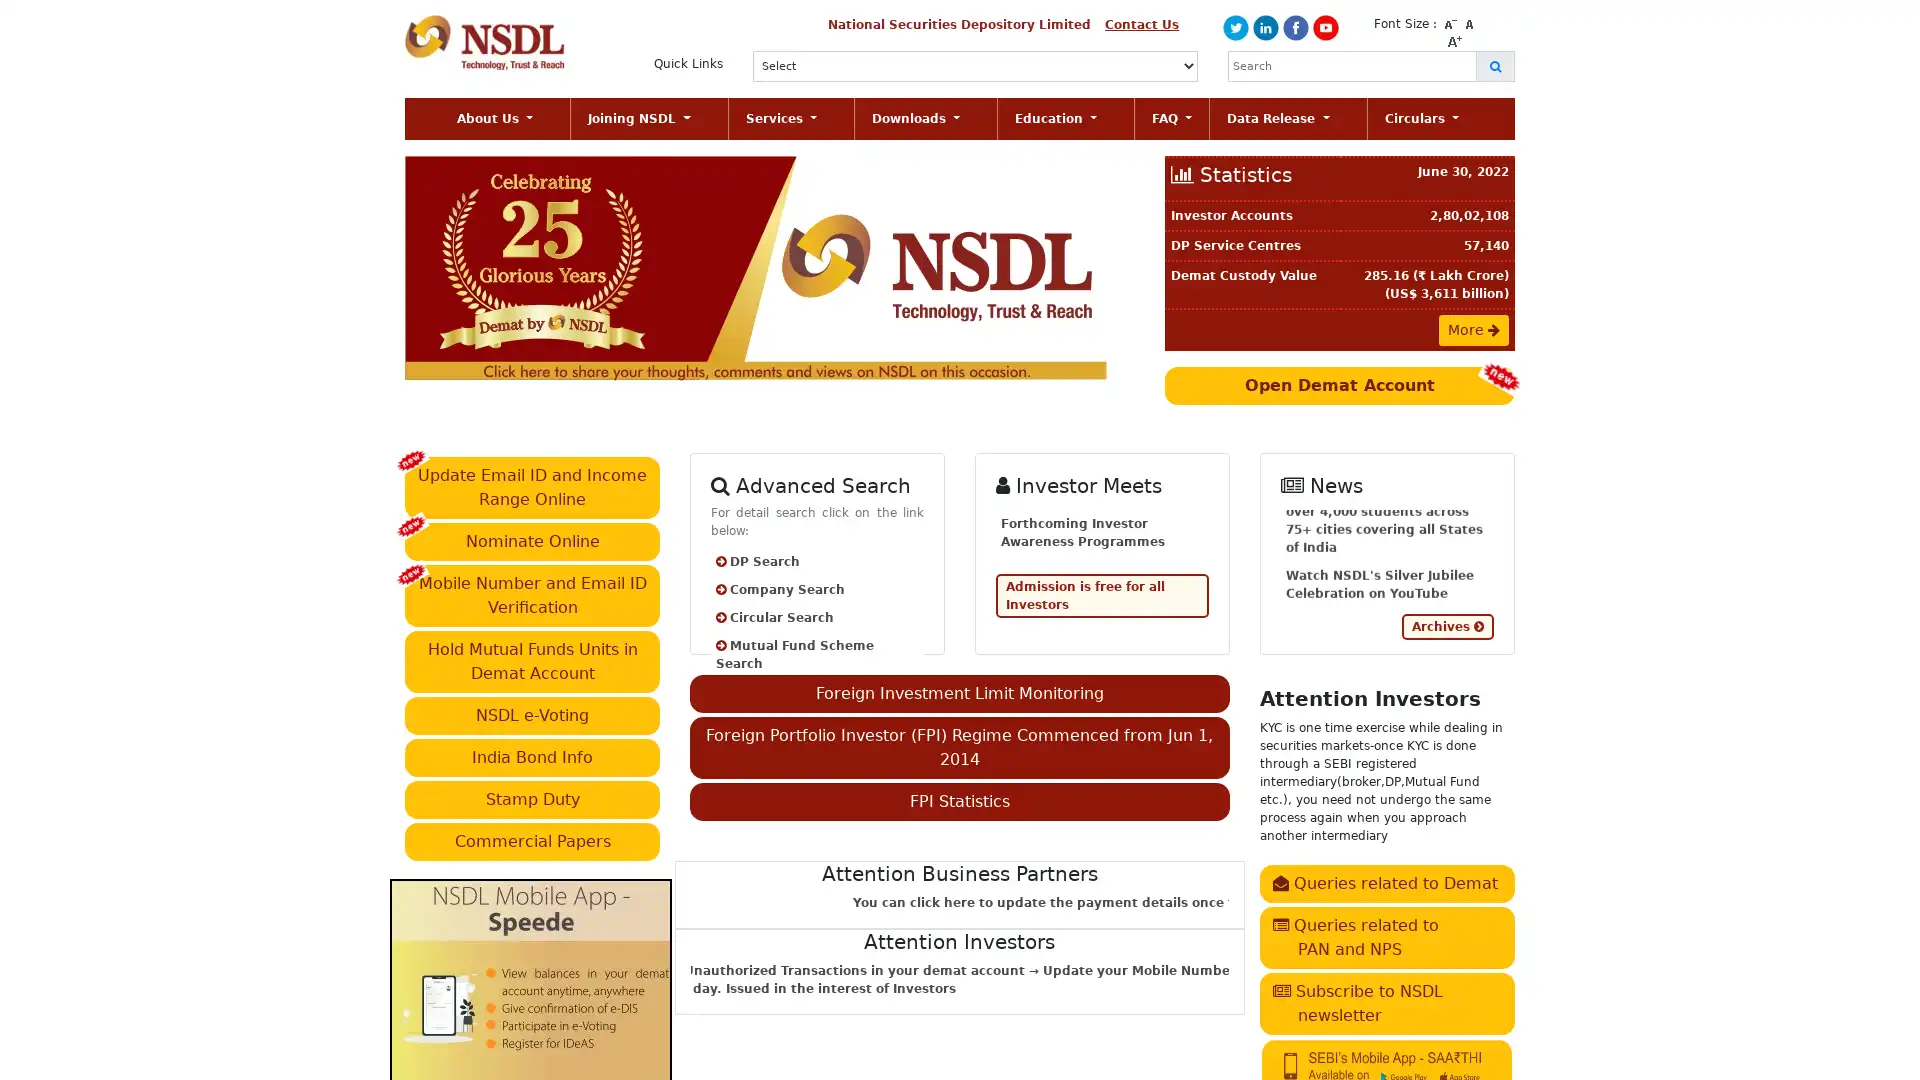  I want to click on Foreign Portfolio Investor (FPI) Regime Commenced from Jun 1, 2014, so click(958, 747).